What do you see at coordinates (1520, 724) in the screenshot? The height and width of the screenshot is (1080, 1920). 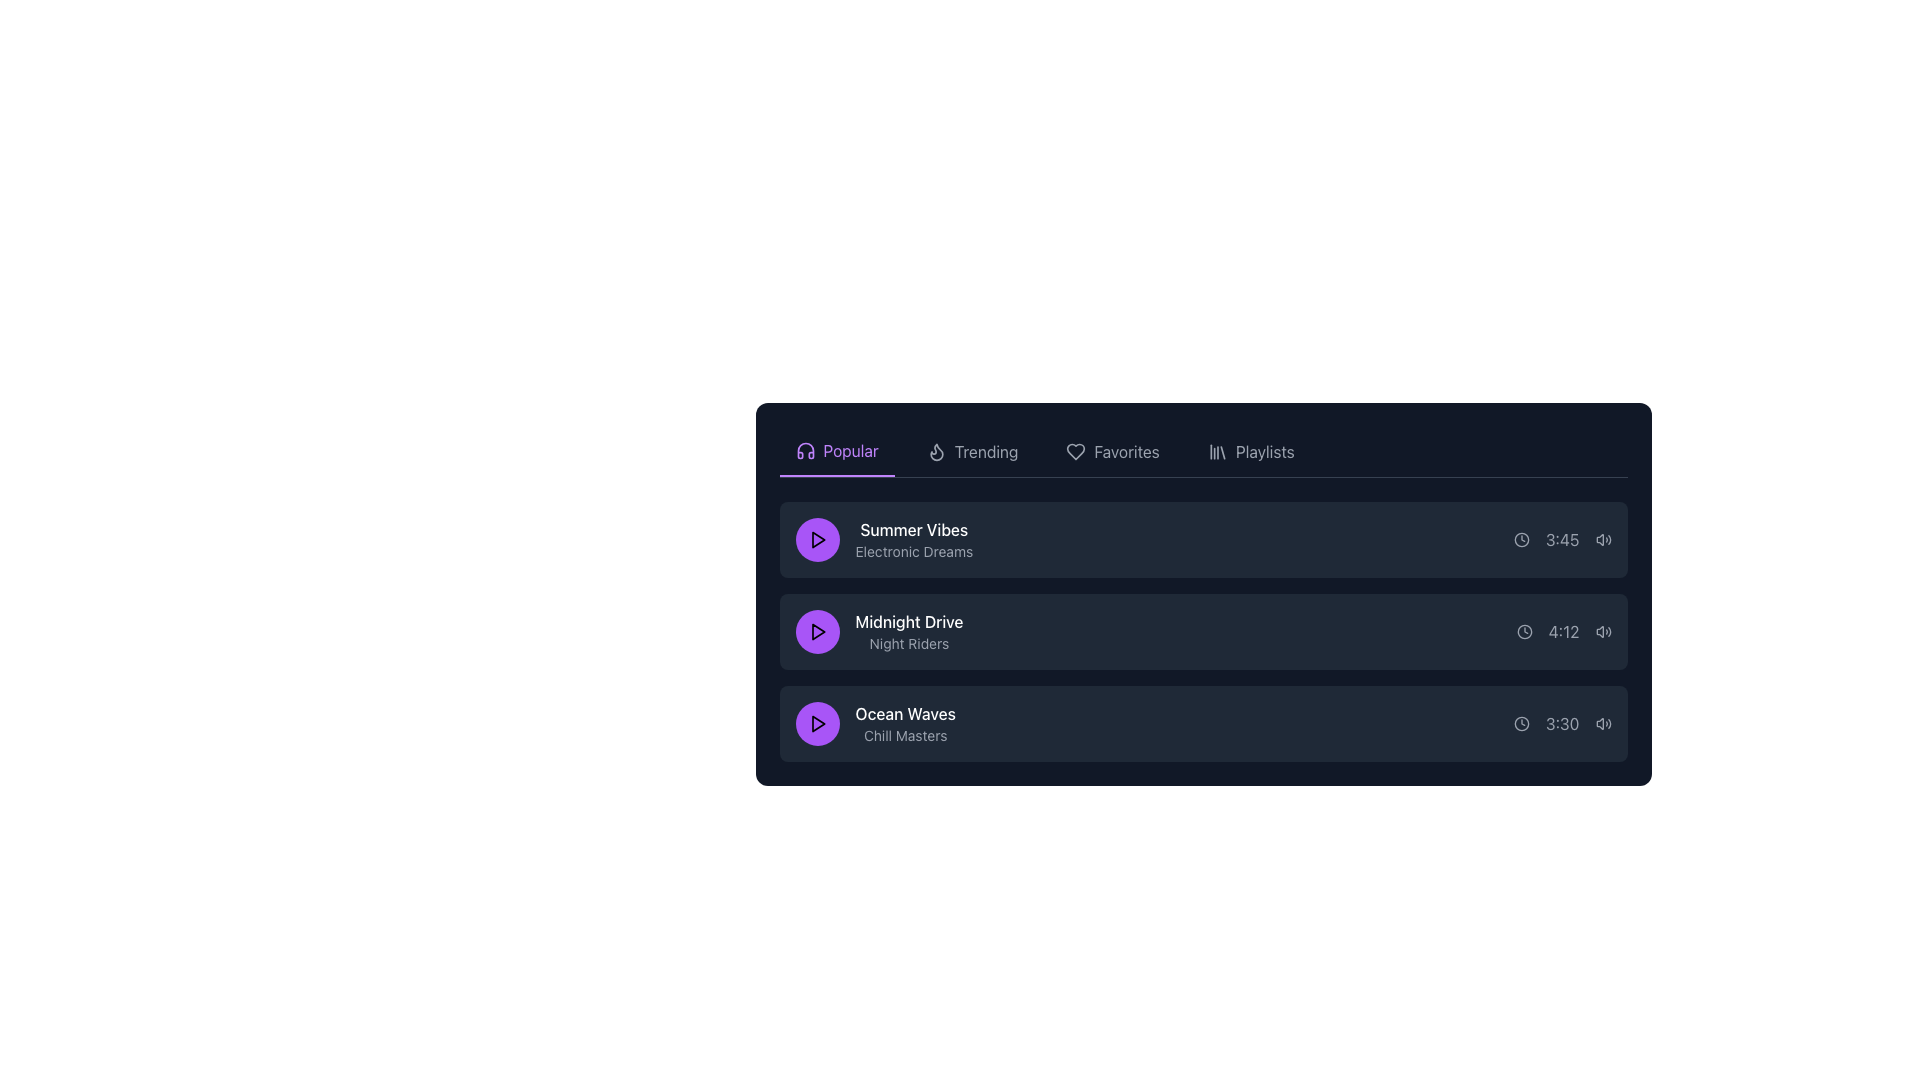 I see `the time-related icon located on the far-left side of the row displaying '3:30', which is part of the third list item, to indirectly interact with its associated components` at bounding box center [1520, 724].